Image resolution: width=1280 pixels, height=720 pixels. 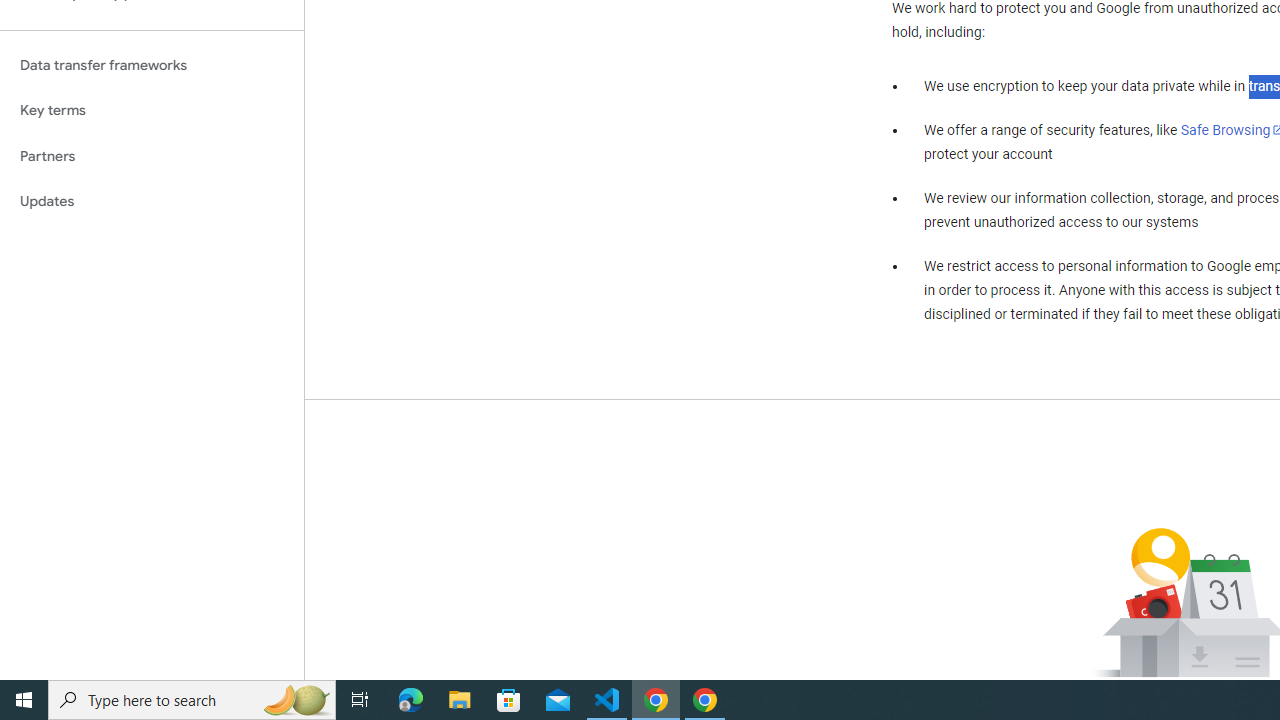 I want to click on 'Partners', so click(x=151, y=155).